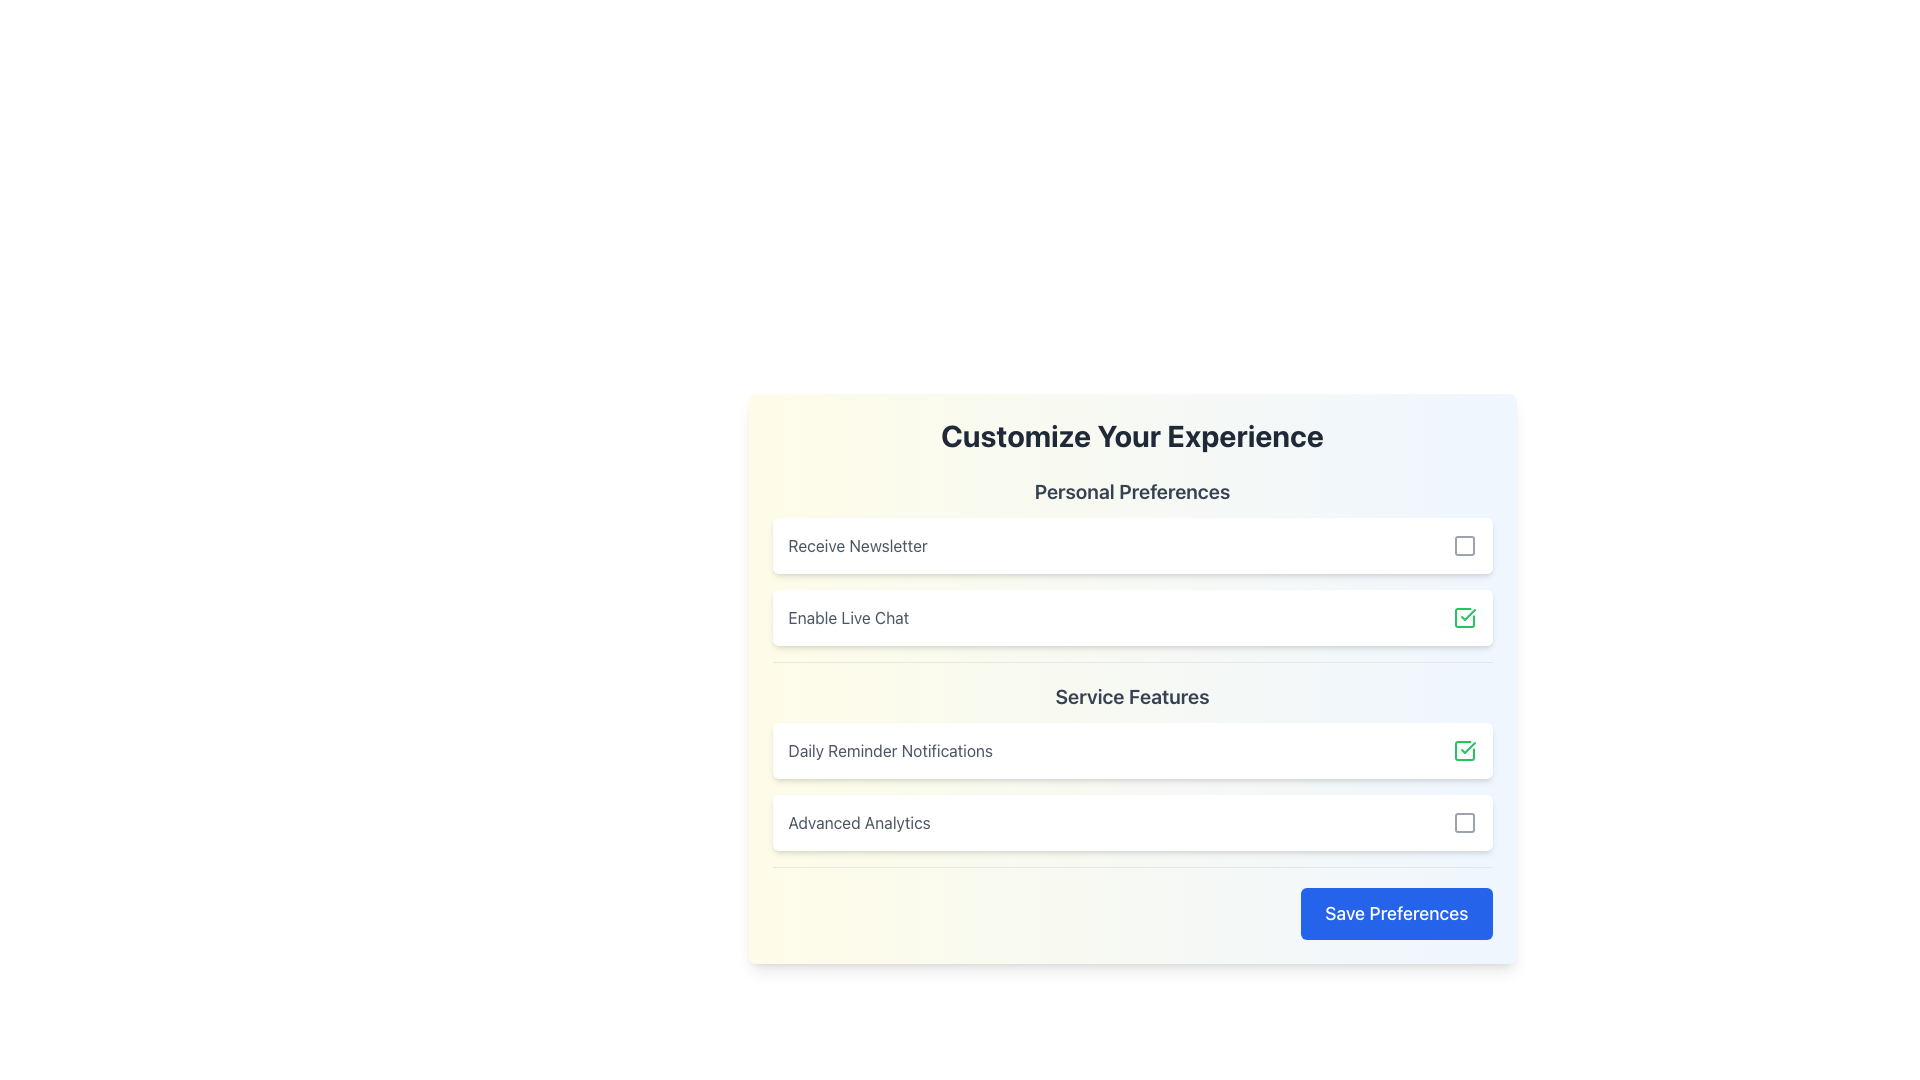  I want to click on the small, square-shaped icon with rounded corners and red fill located inside the first checkbox next to the 'Receive Newsletter' label in the 'Personal Preferences' section, so click(1464, 546).